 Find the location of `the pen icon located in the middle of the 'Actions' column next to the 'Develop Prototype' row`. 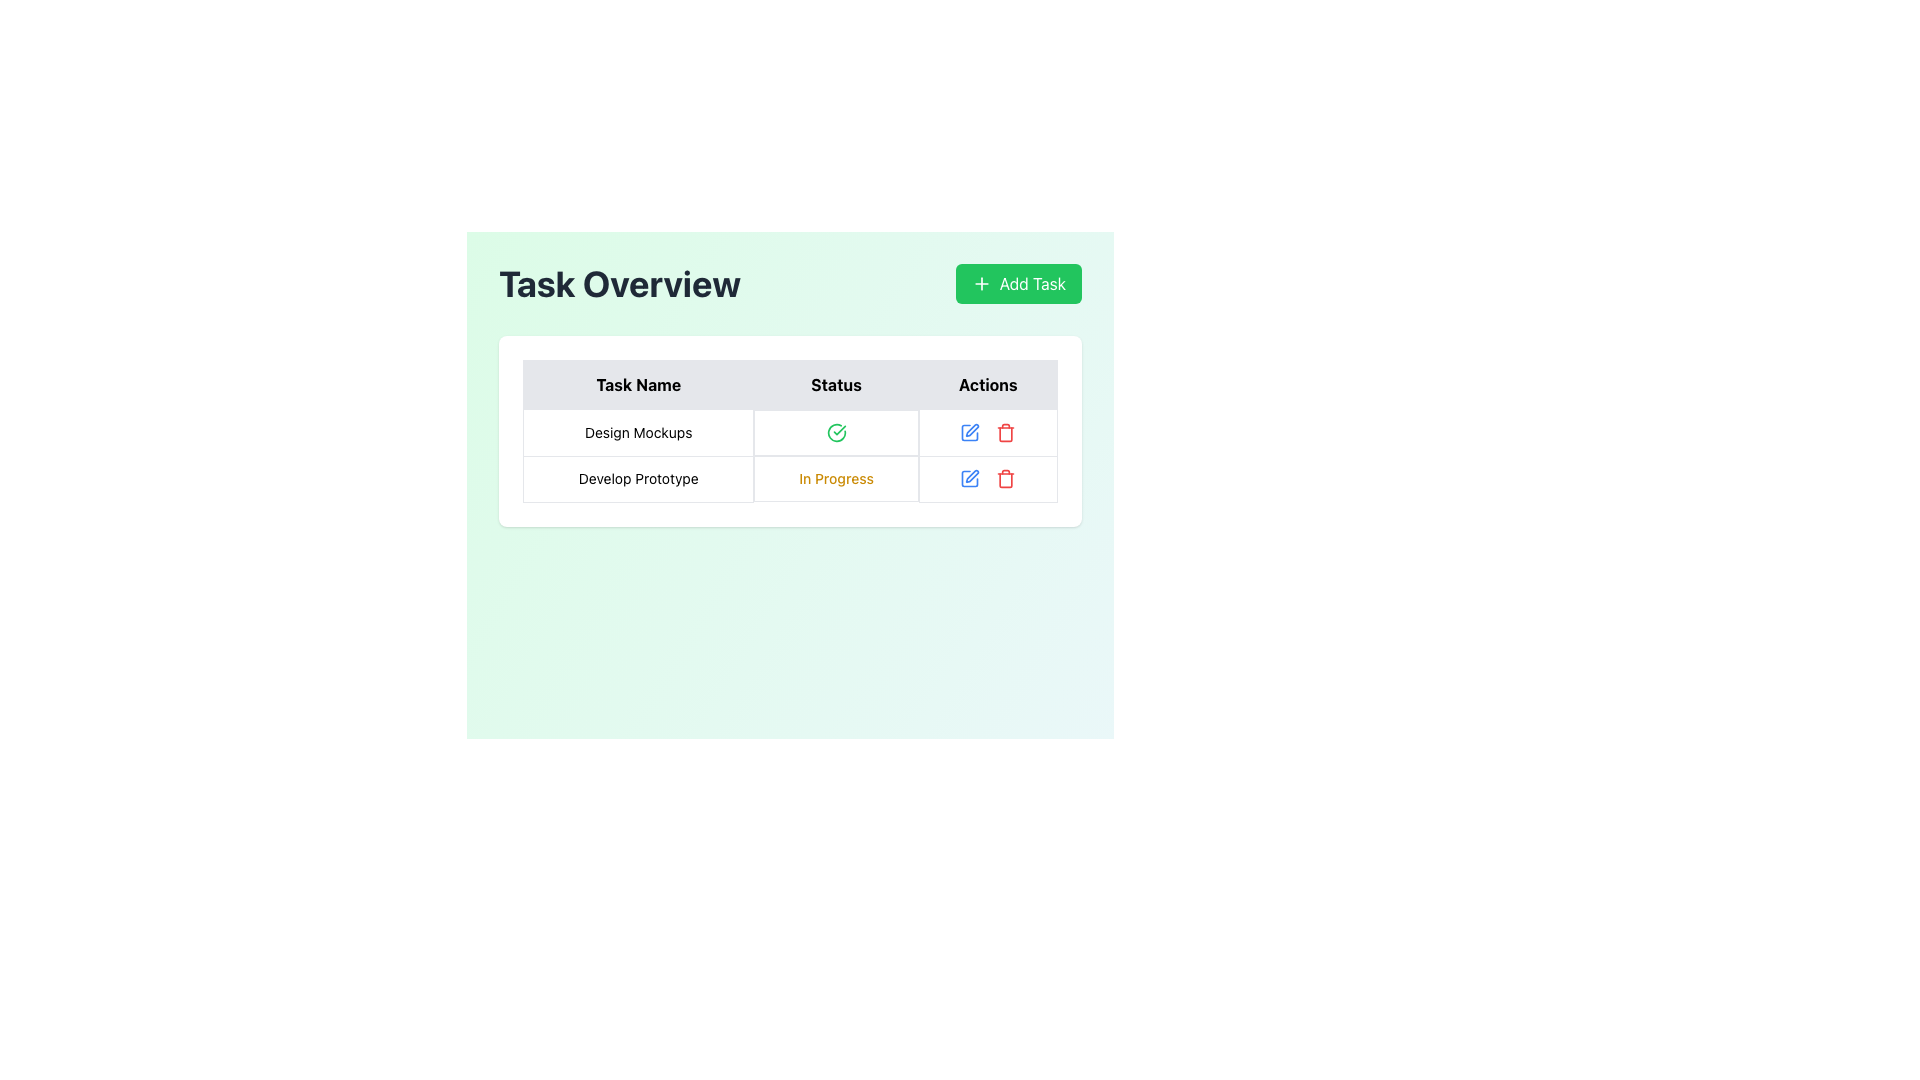

the pen icon located in the middle of the 'Actions' column next to the 'Develop Prototype' row is located at coordinates (972, 476).